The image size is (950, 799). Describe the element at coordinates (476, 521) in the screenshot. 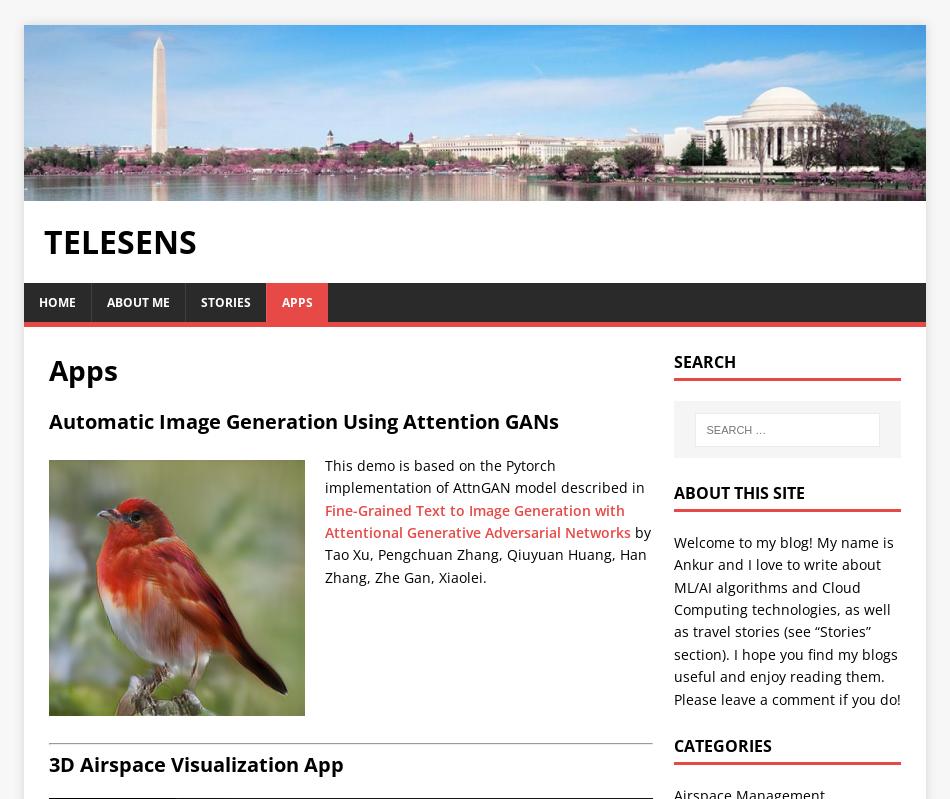

I see `'Fine-Grained Text to Image Generation with Attentional Generative Adversarial Networks'` at that location.